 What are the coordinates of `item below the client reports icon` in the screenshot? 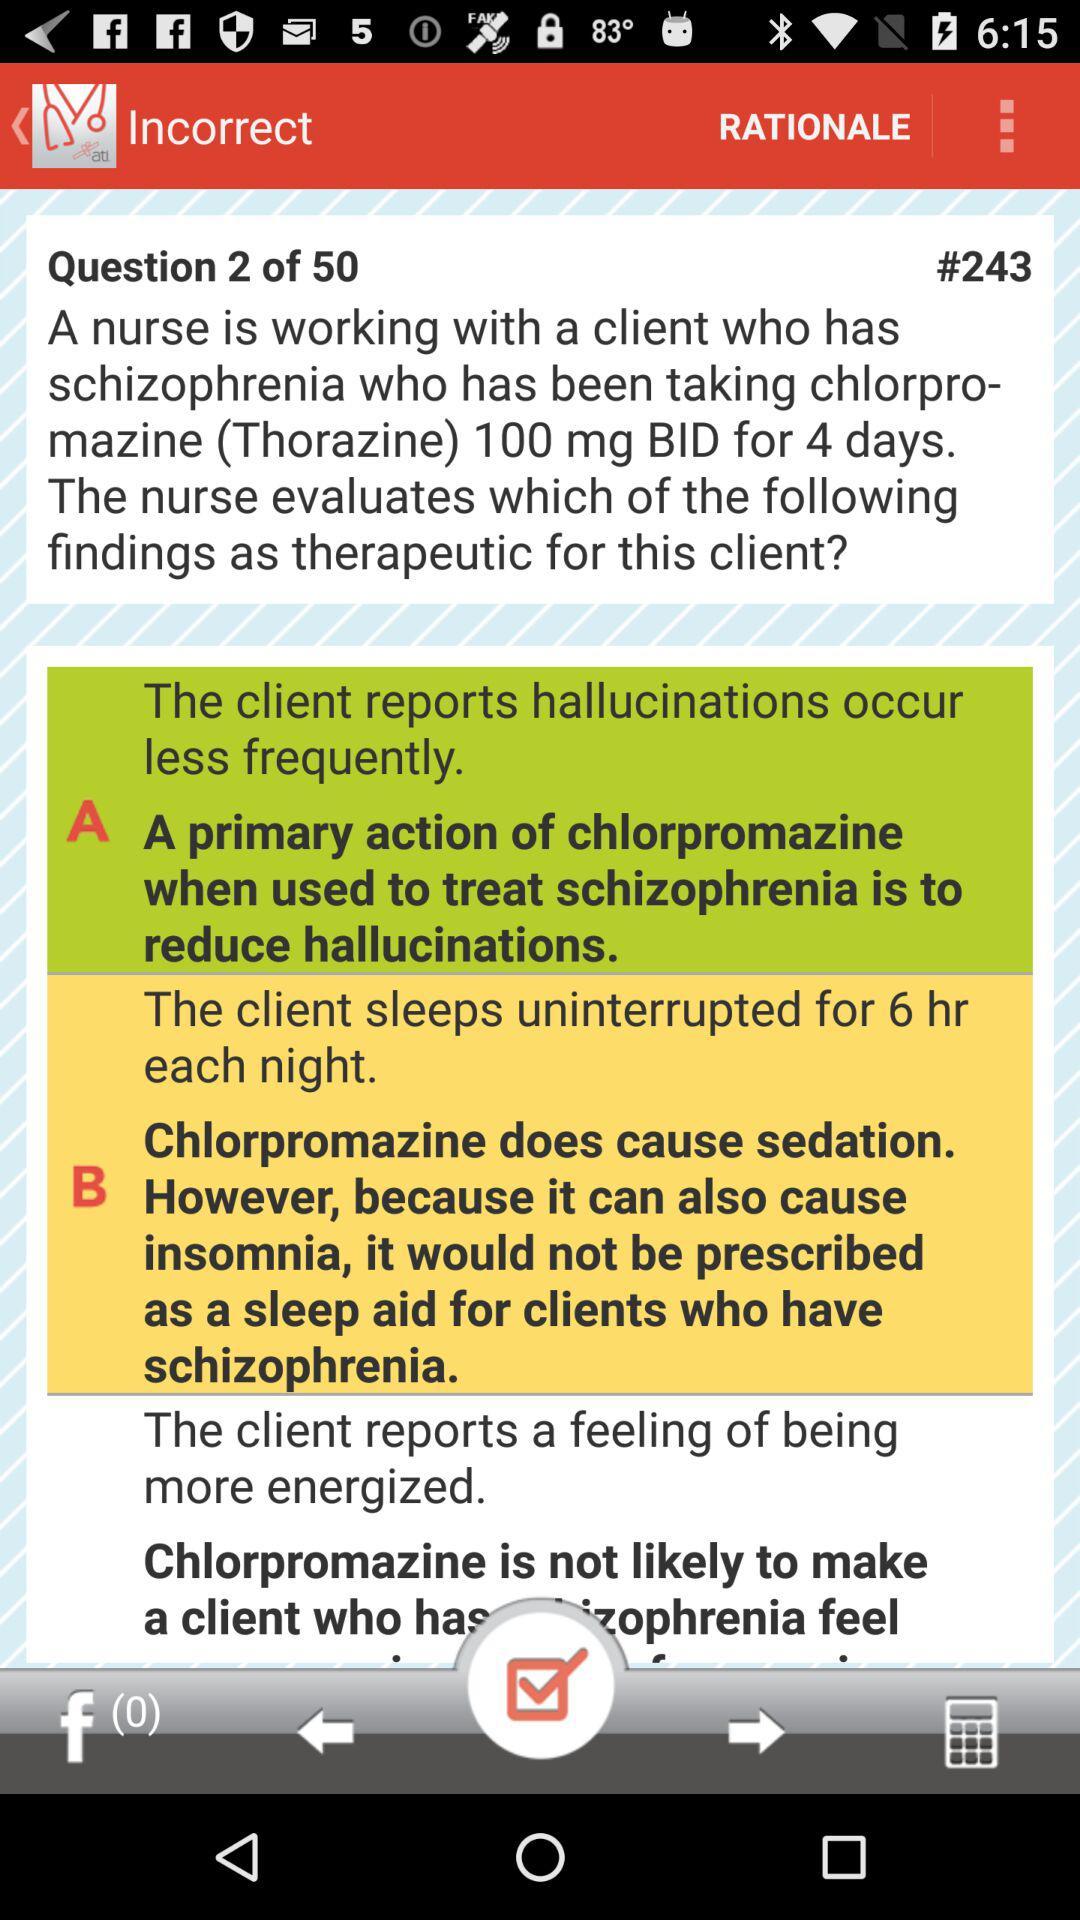 It's located at (540, 1677).